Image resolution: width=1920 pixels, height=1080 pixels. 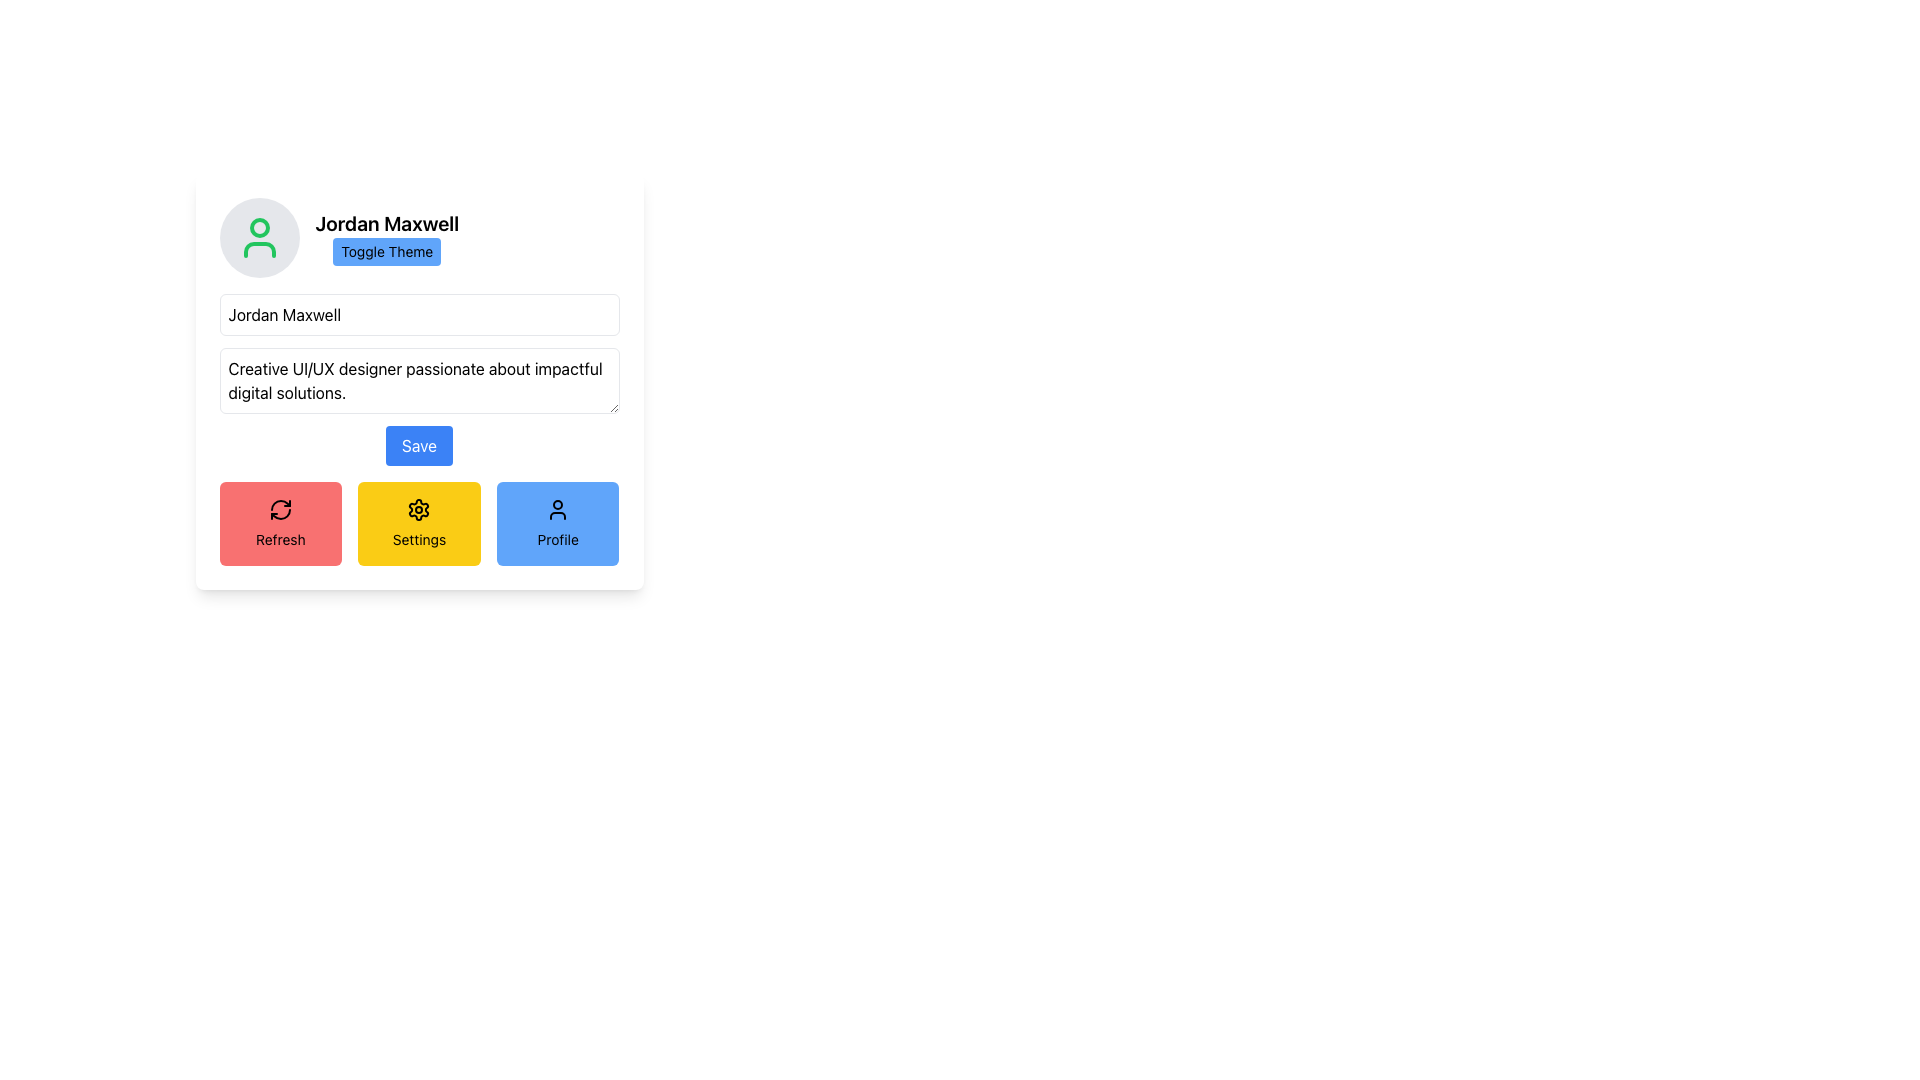 What do you see at coordinates (557, 508) in the screenshot?
I see `the SVG icon resembling a user silhouette located within a blue rectangular button above the 'Profile' text` at bounding box center [557, 508].